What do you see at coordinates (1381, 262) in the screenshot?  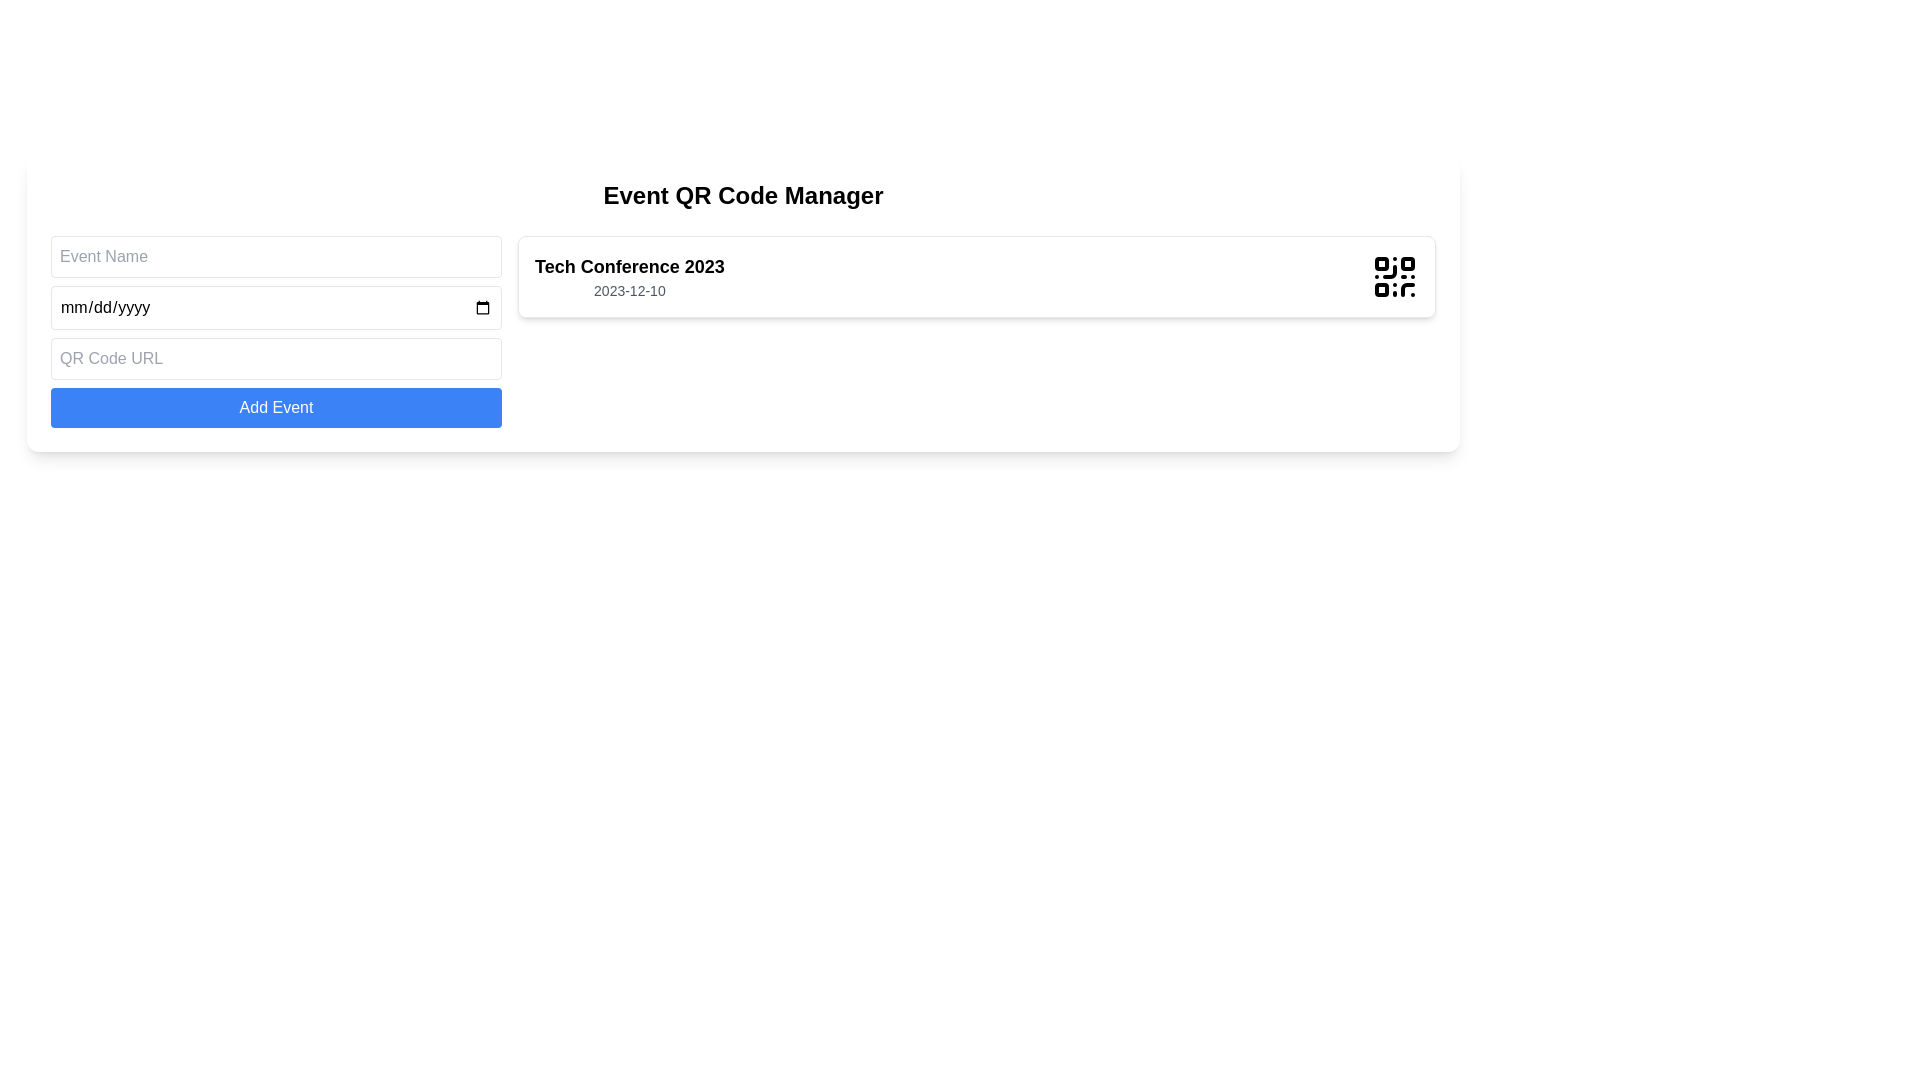 I see `the small square with rounded corners located in the top-left corner of the QR code graphic, which is the first square in a three-square grid on the right side of the event card` at bounding box center [1381, 262].